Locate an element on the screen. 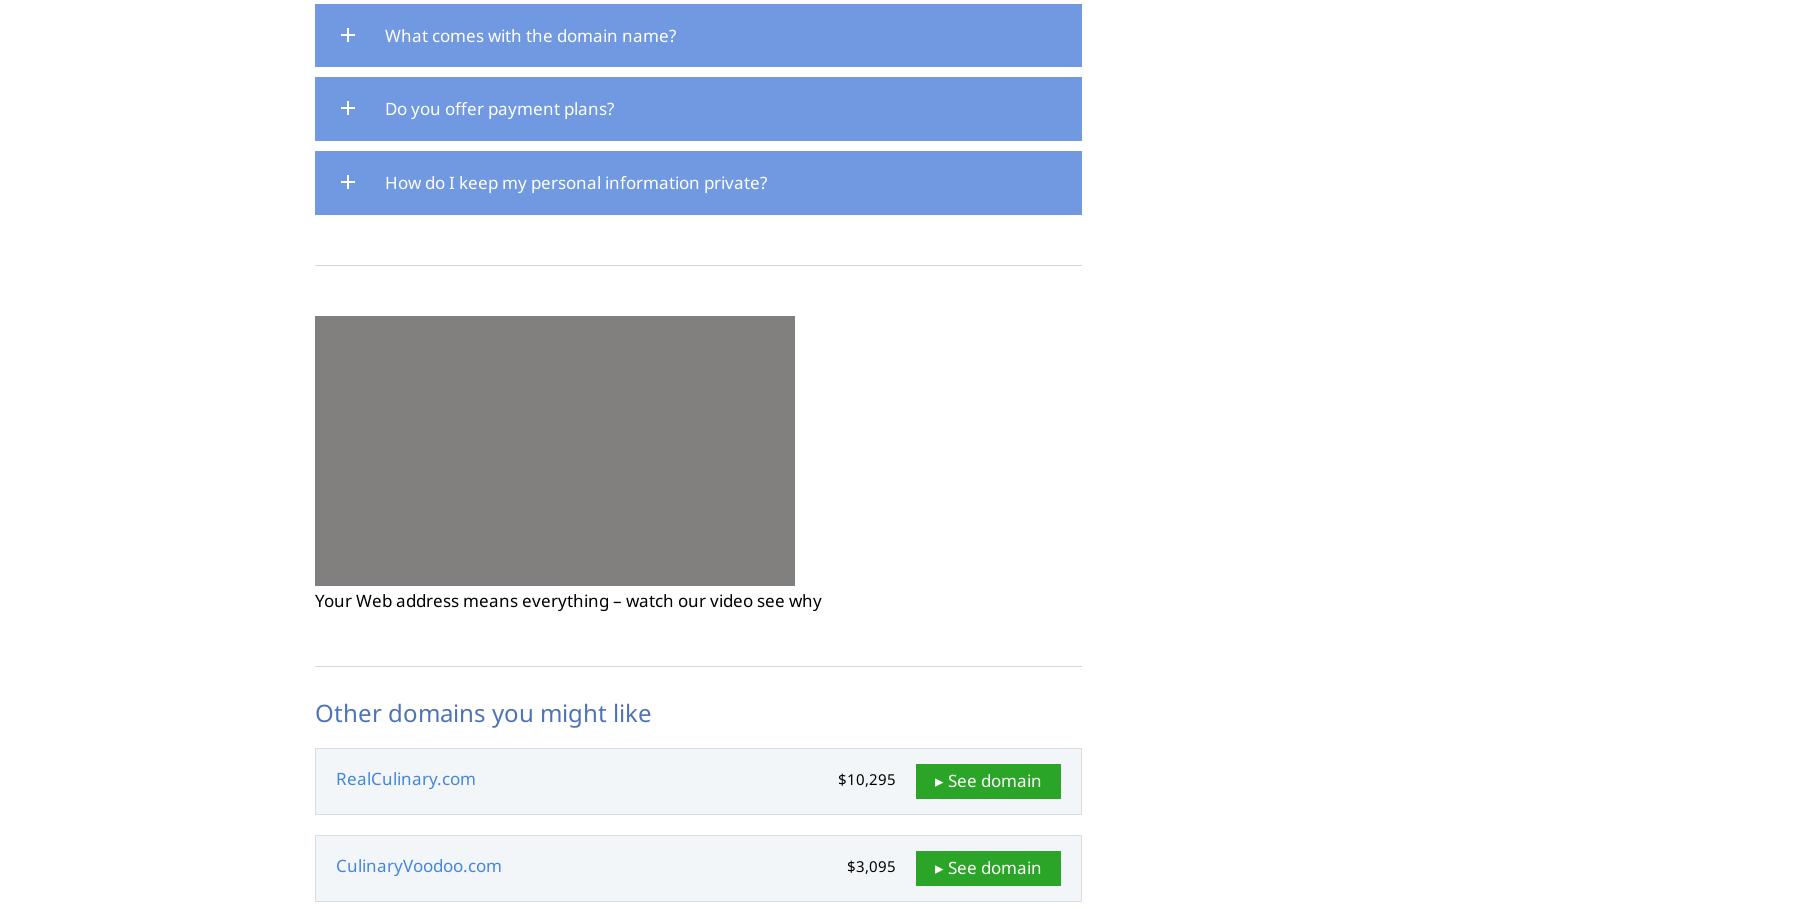 The height and width of the screenshot is (909, 1800). 'Your Web address means everything – watch our video see why' is located at coordinates (568, 599).